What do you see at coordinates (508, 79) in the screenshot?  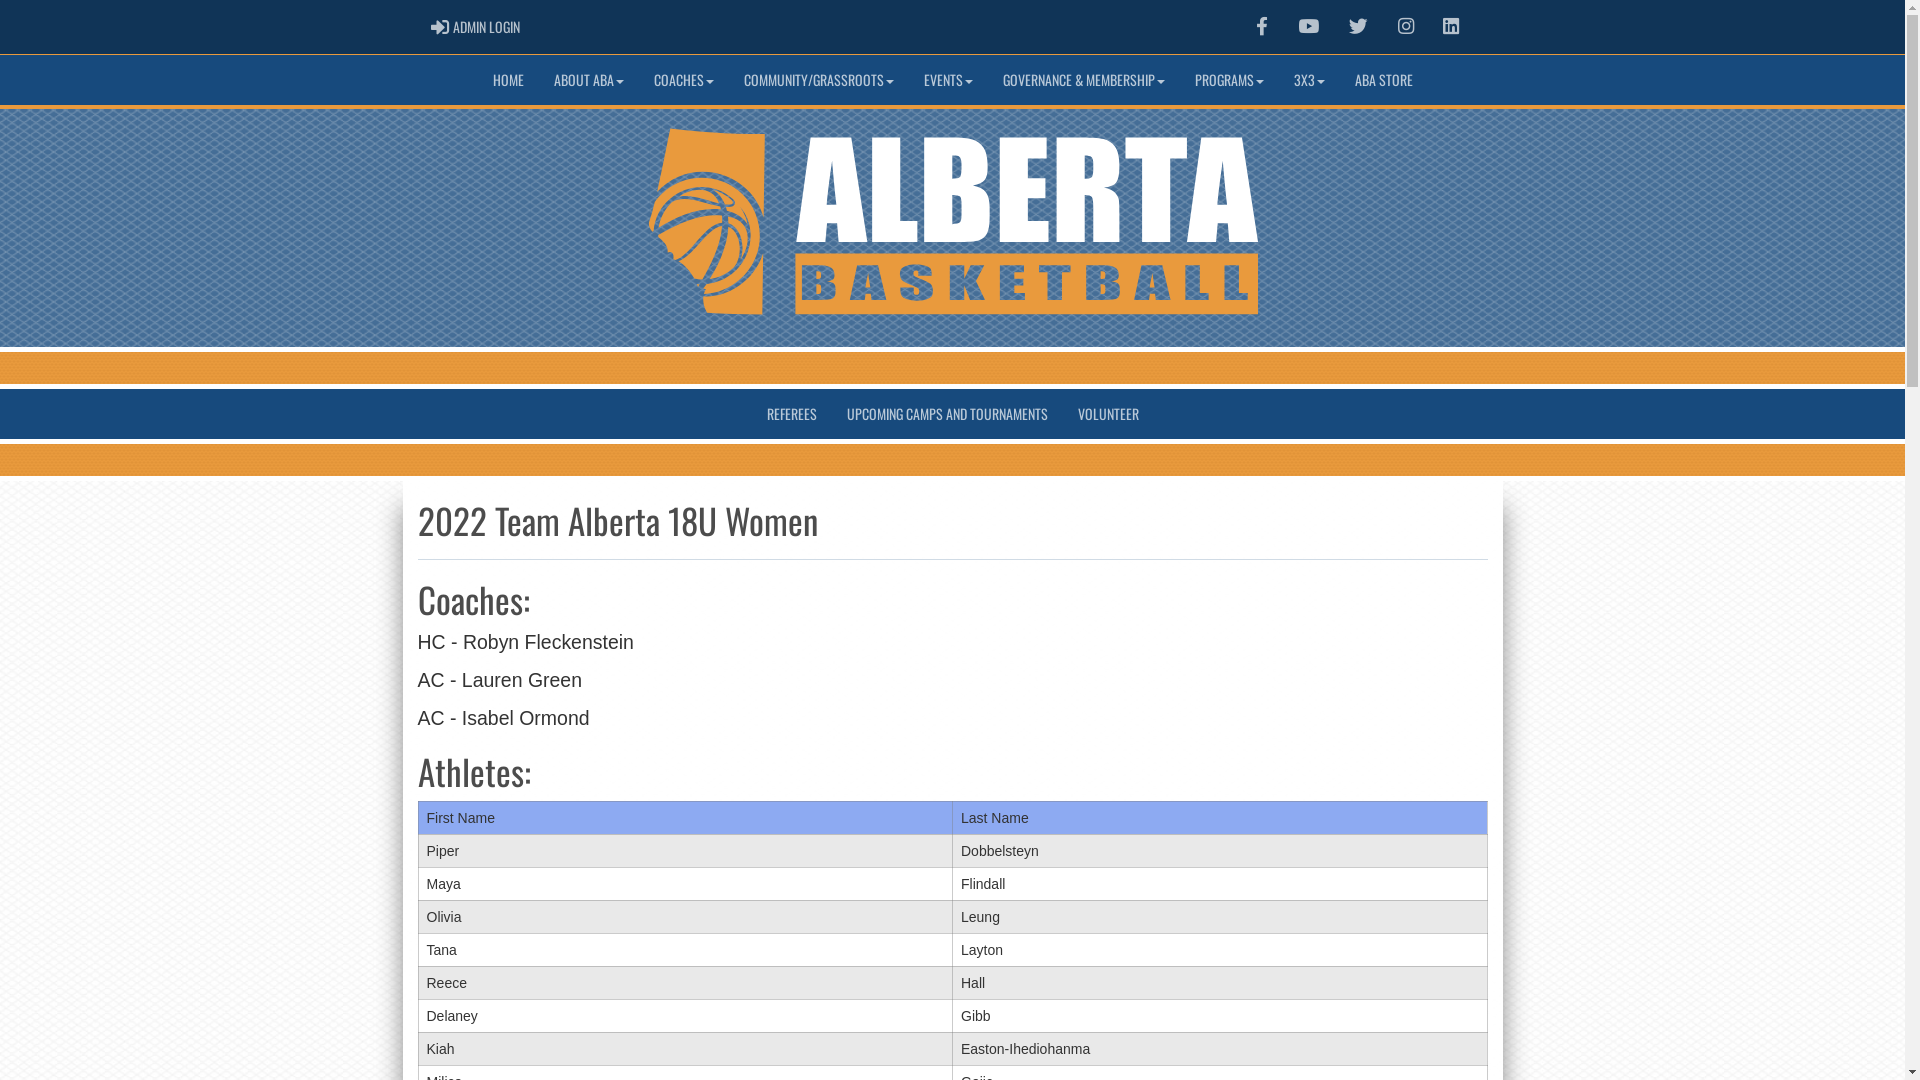 I see `'HOME'` at bounding box center [508, 79].